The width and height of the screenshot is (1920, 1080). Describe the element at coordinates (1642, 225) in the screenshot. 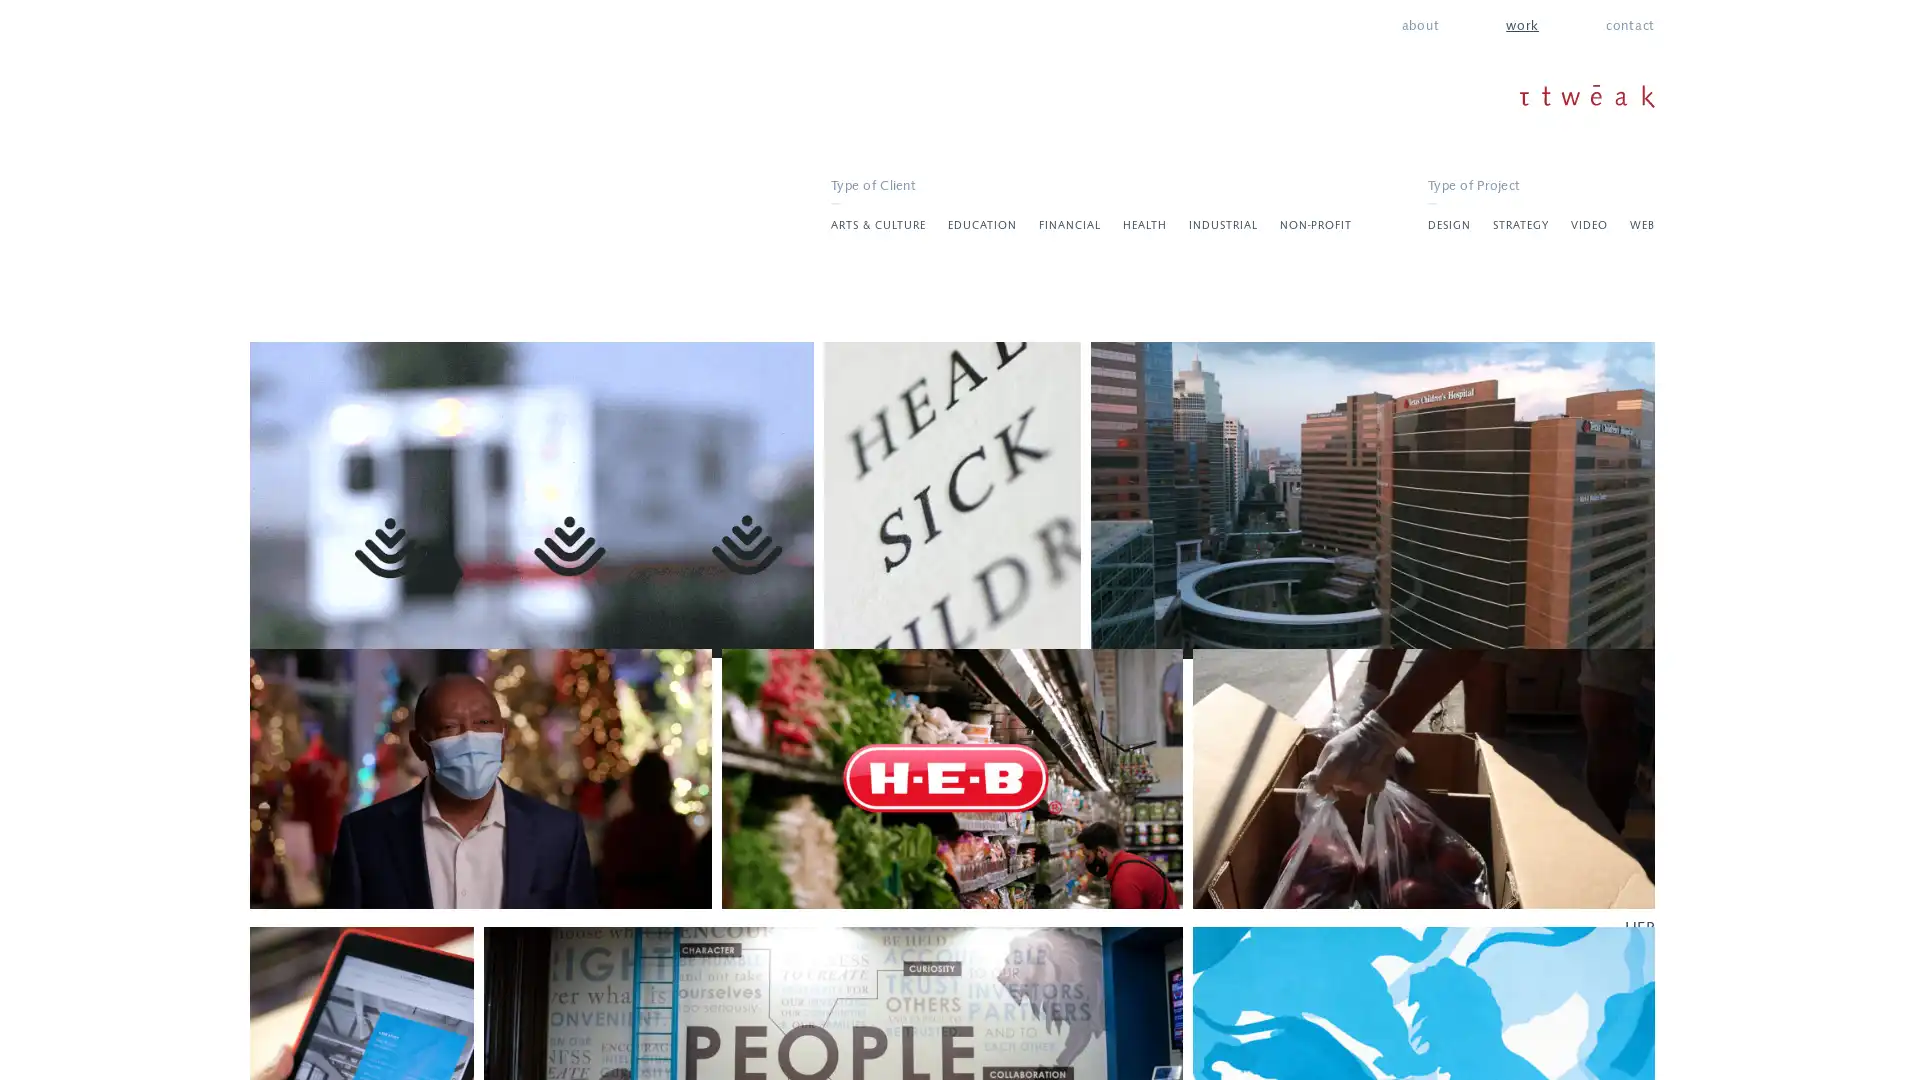

I see `WEB` at that location.